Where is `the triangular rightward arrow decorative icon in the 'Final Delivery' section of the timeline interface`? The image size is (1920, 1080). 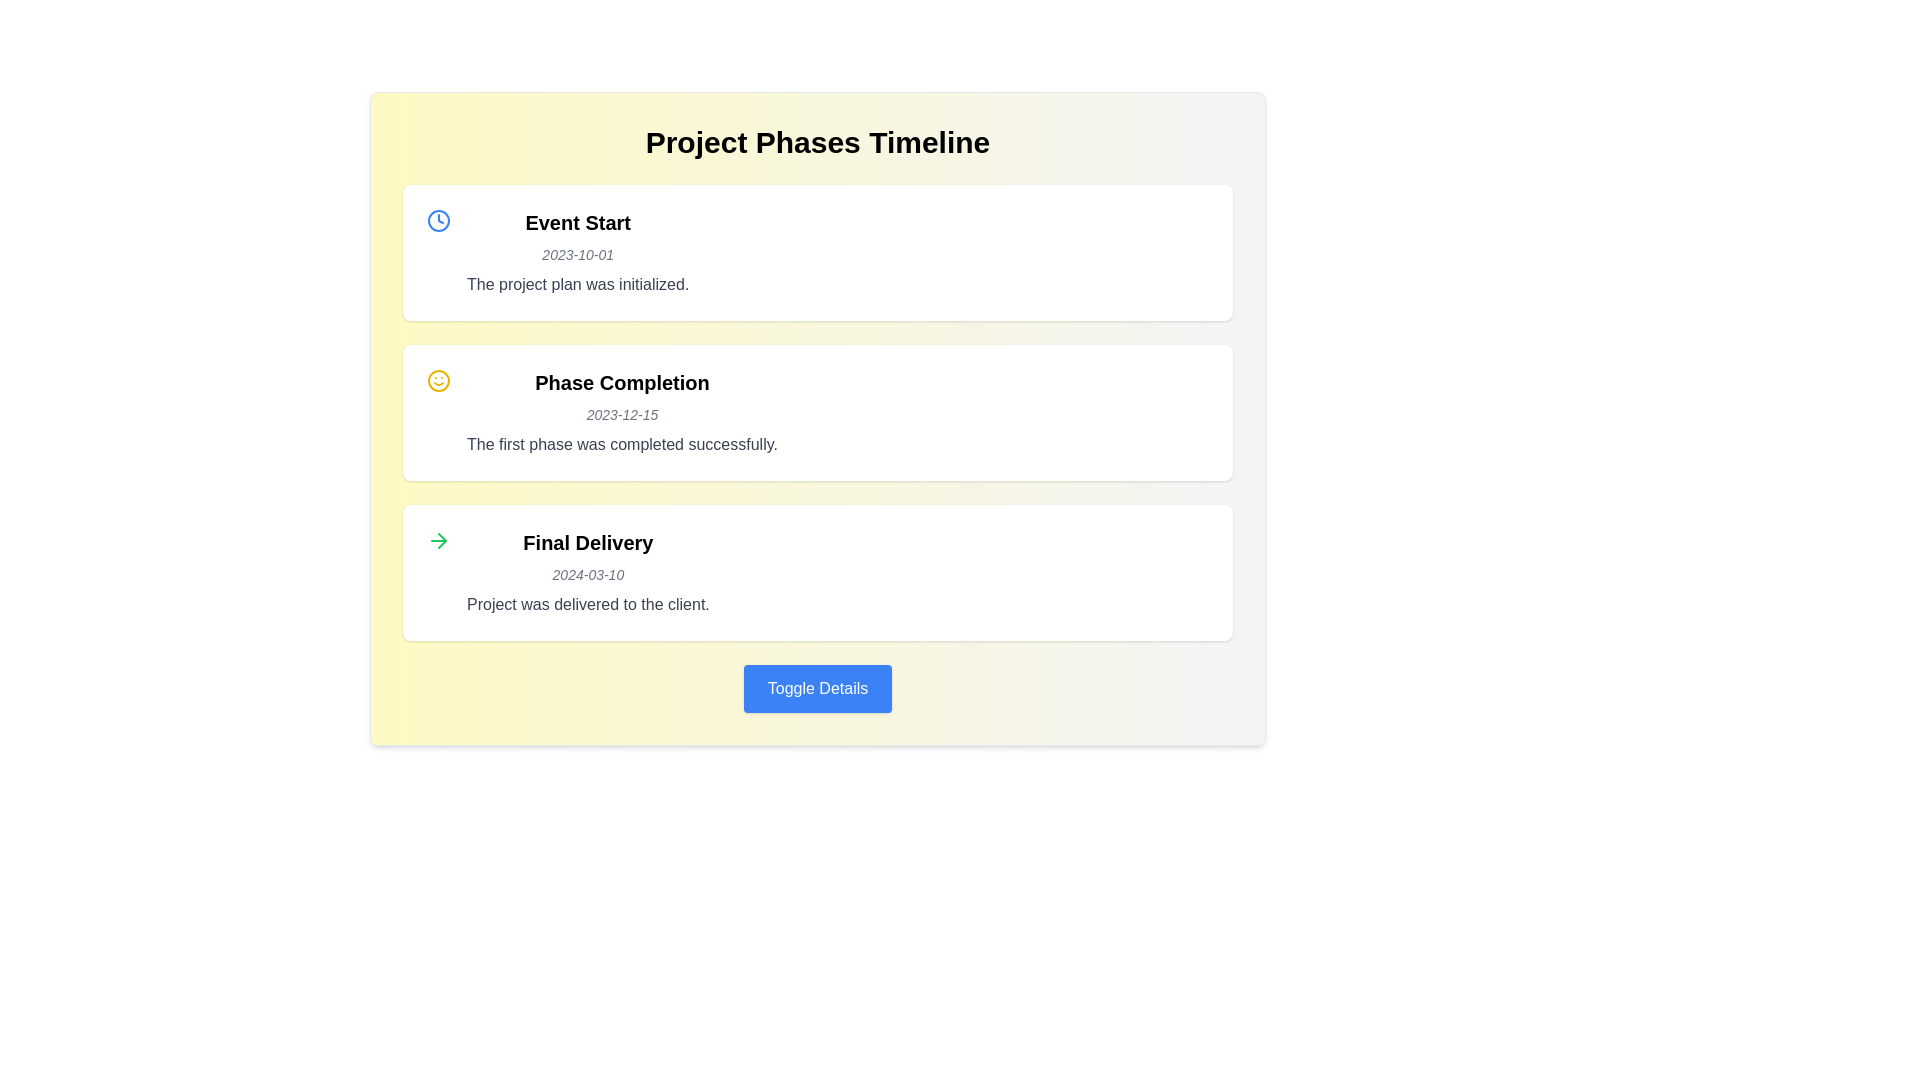
the triangular rightward arrow decorative icon in the 'Final Delivery' section of the timeline interface is located at coordinates (441, 540).